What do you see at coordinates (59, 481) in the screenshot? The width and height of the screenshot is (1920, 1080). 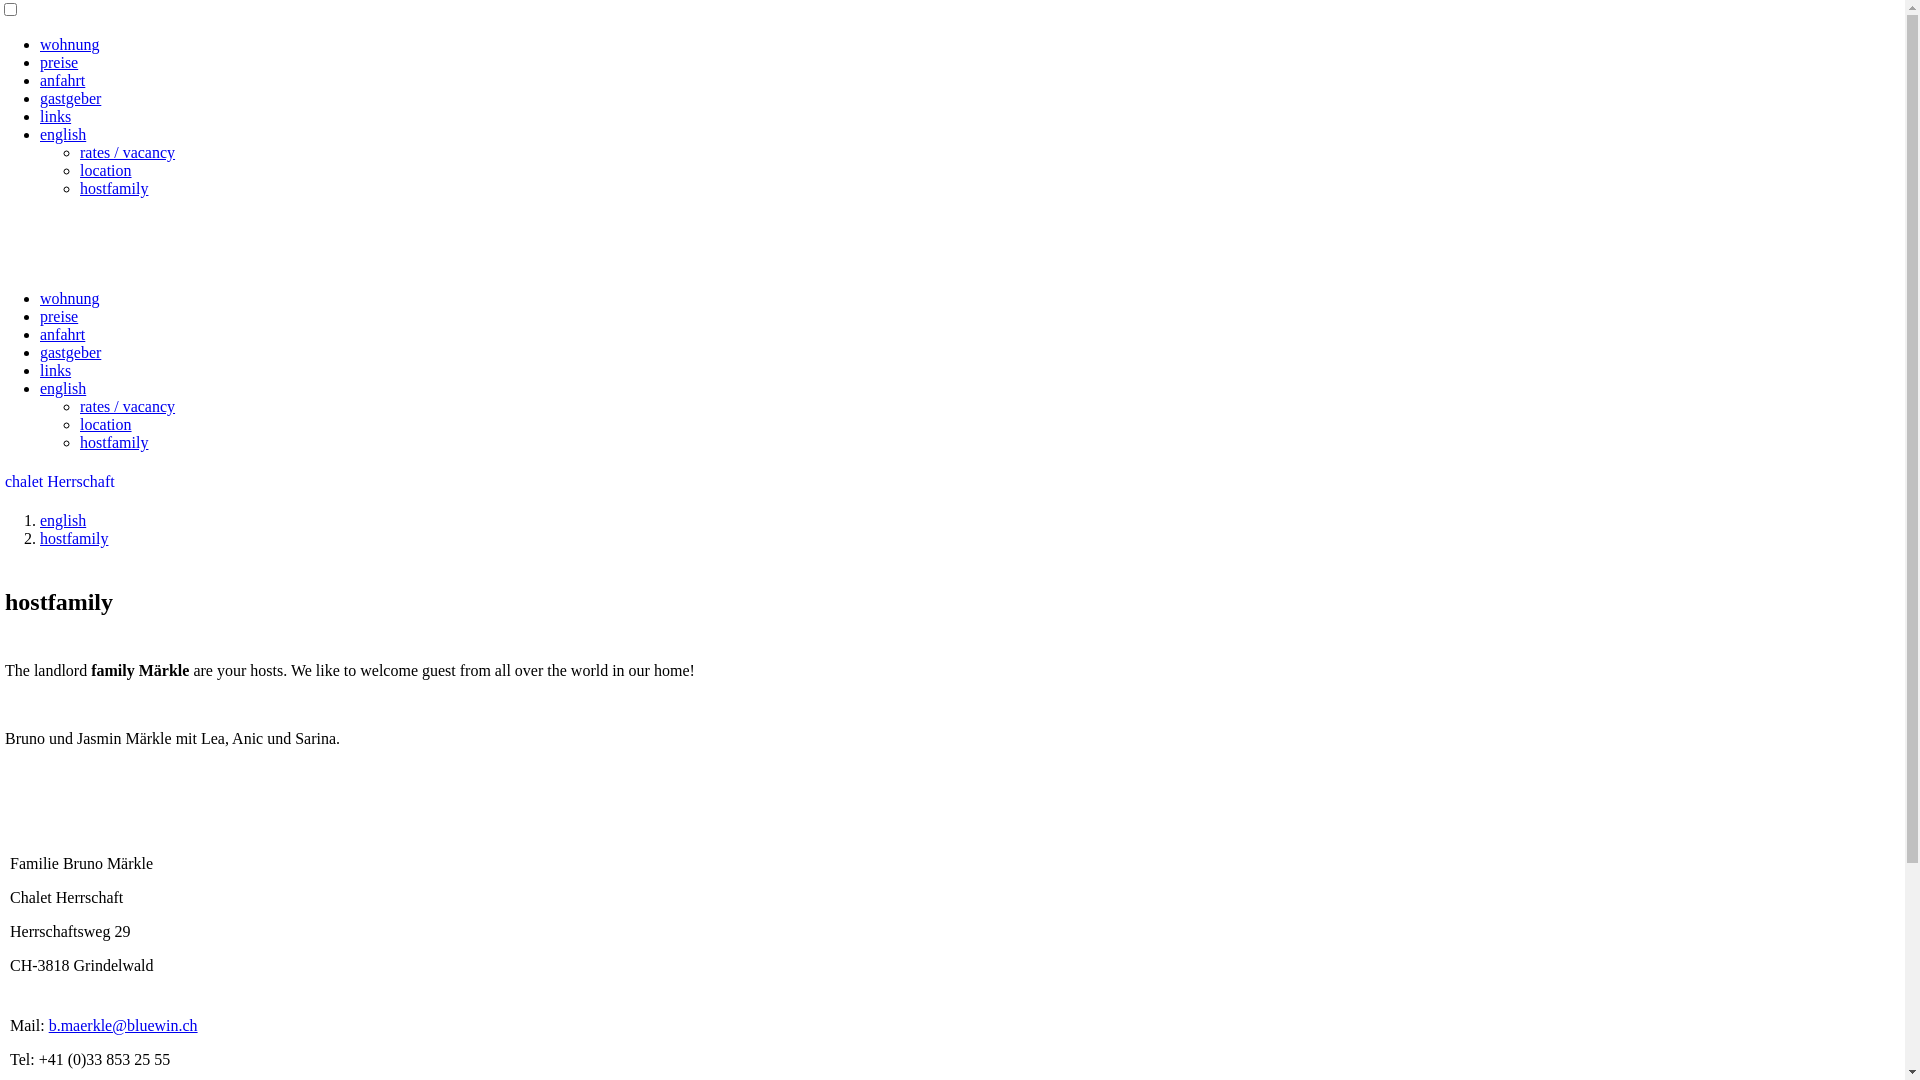 I see `'chalet Herrschaft'` at bounding box center [59, 481].